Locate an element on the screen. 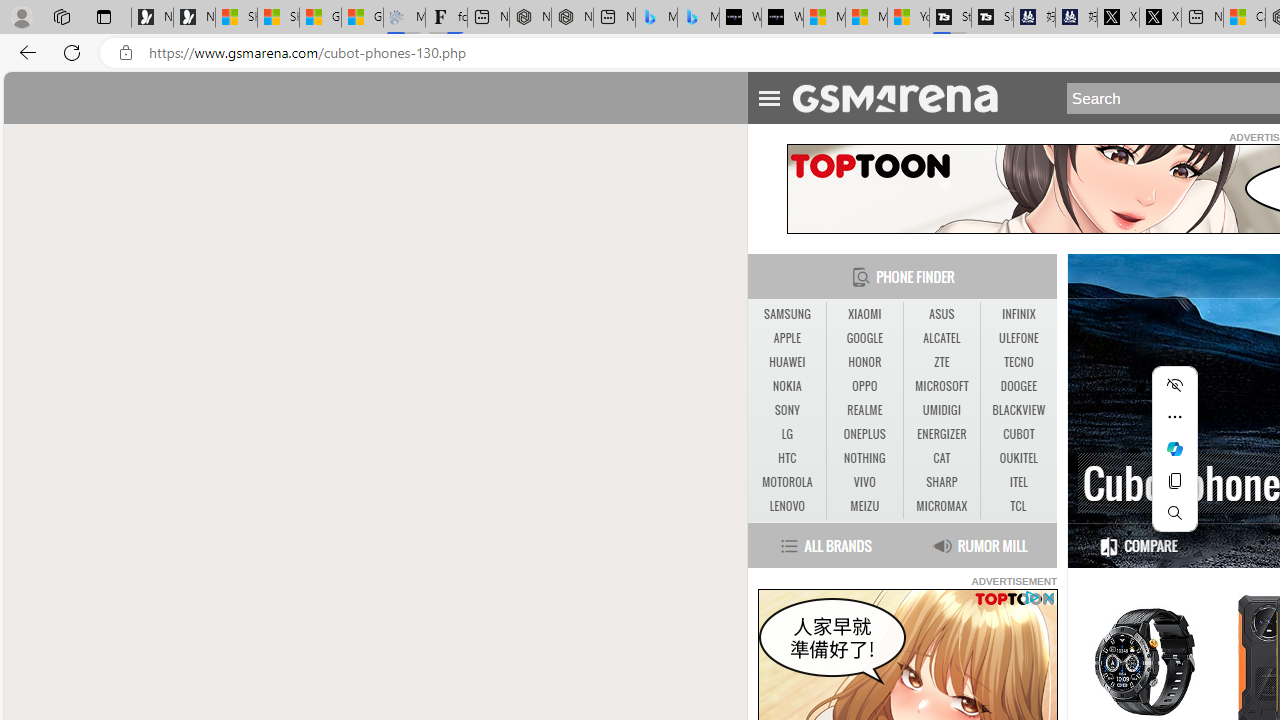 The image size is (1280, 720). 'CUBOT' is located at coordinates (1018, 433).